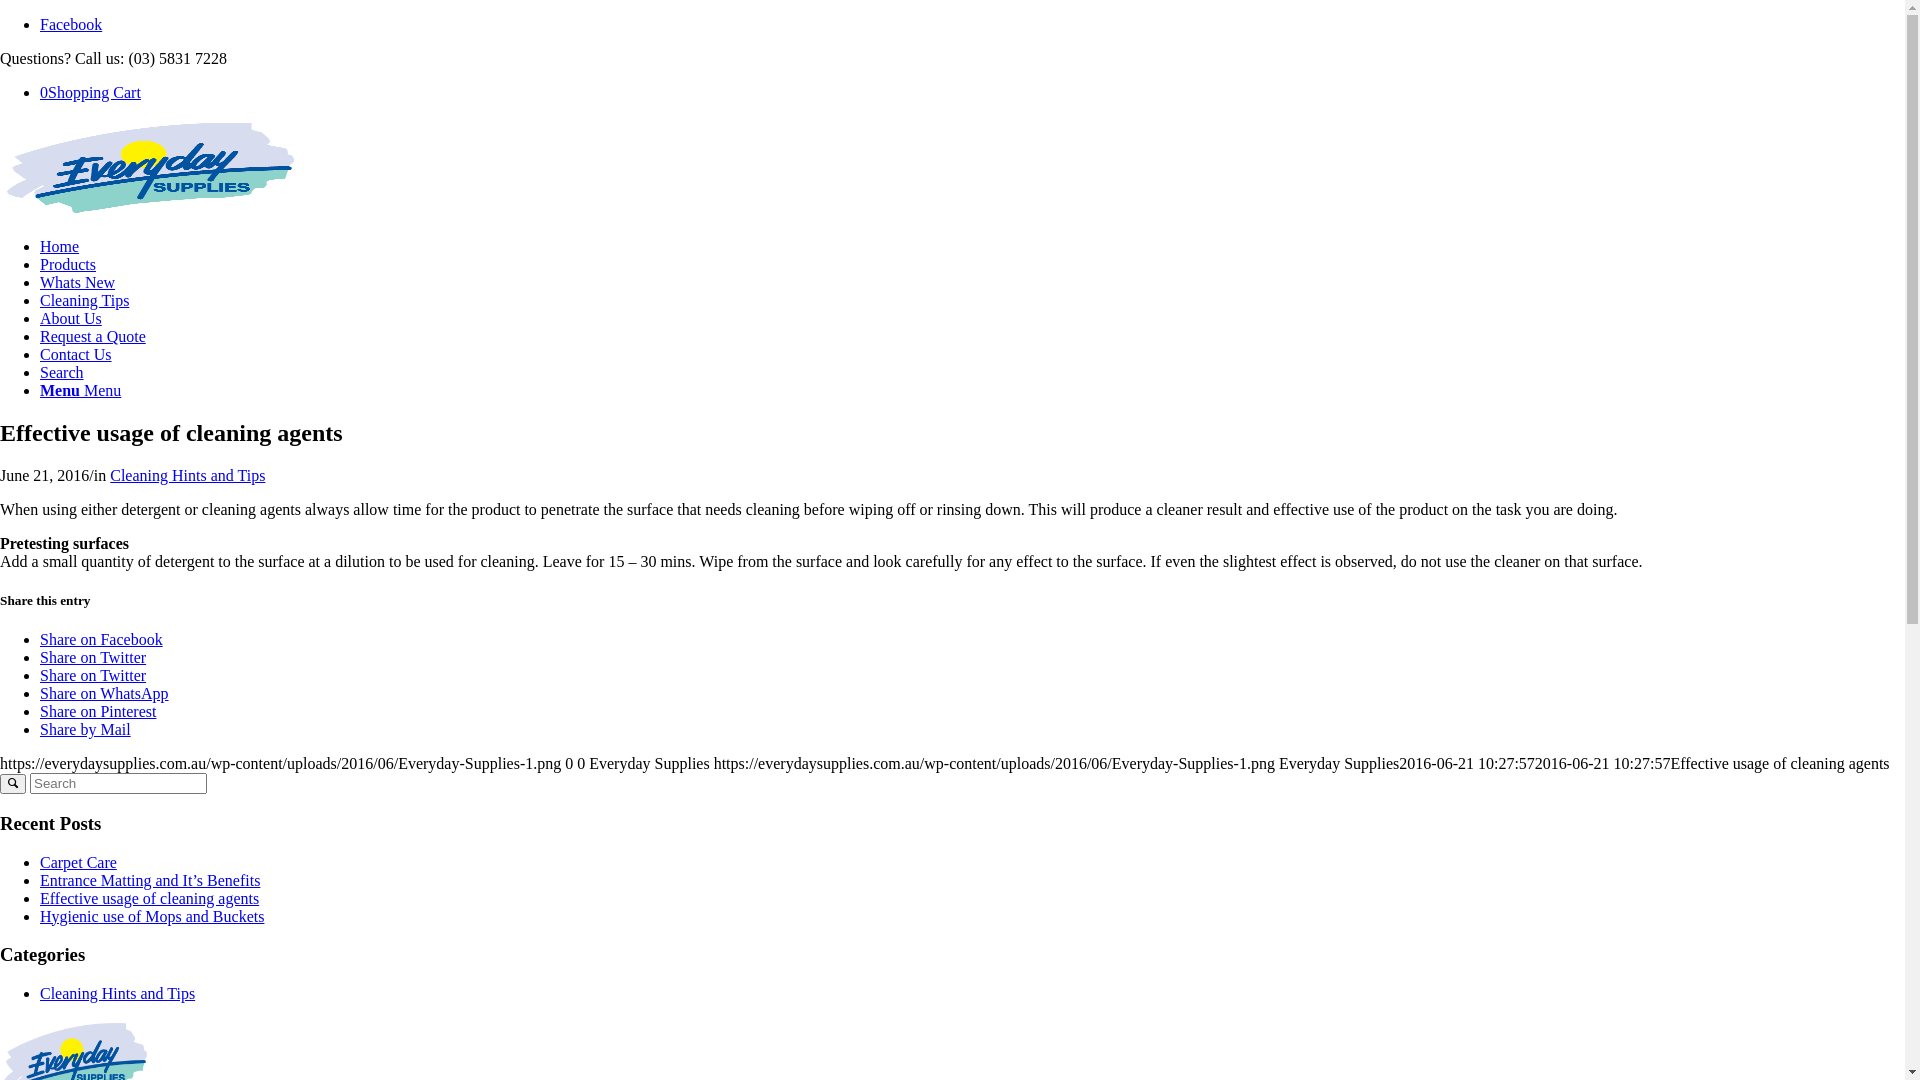 Image resolution: width=1920 pixels, height=1080 pixels. Describe the element at coordinates (71, 317) in the screenshot. I see `'About Us'` at that location.